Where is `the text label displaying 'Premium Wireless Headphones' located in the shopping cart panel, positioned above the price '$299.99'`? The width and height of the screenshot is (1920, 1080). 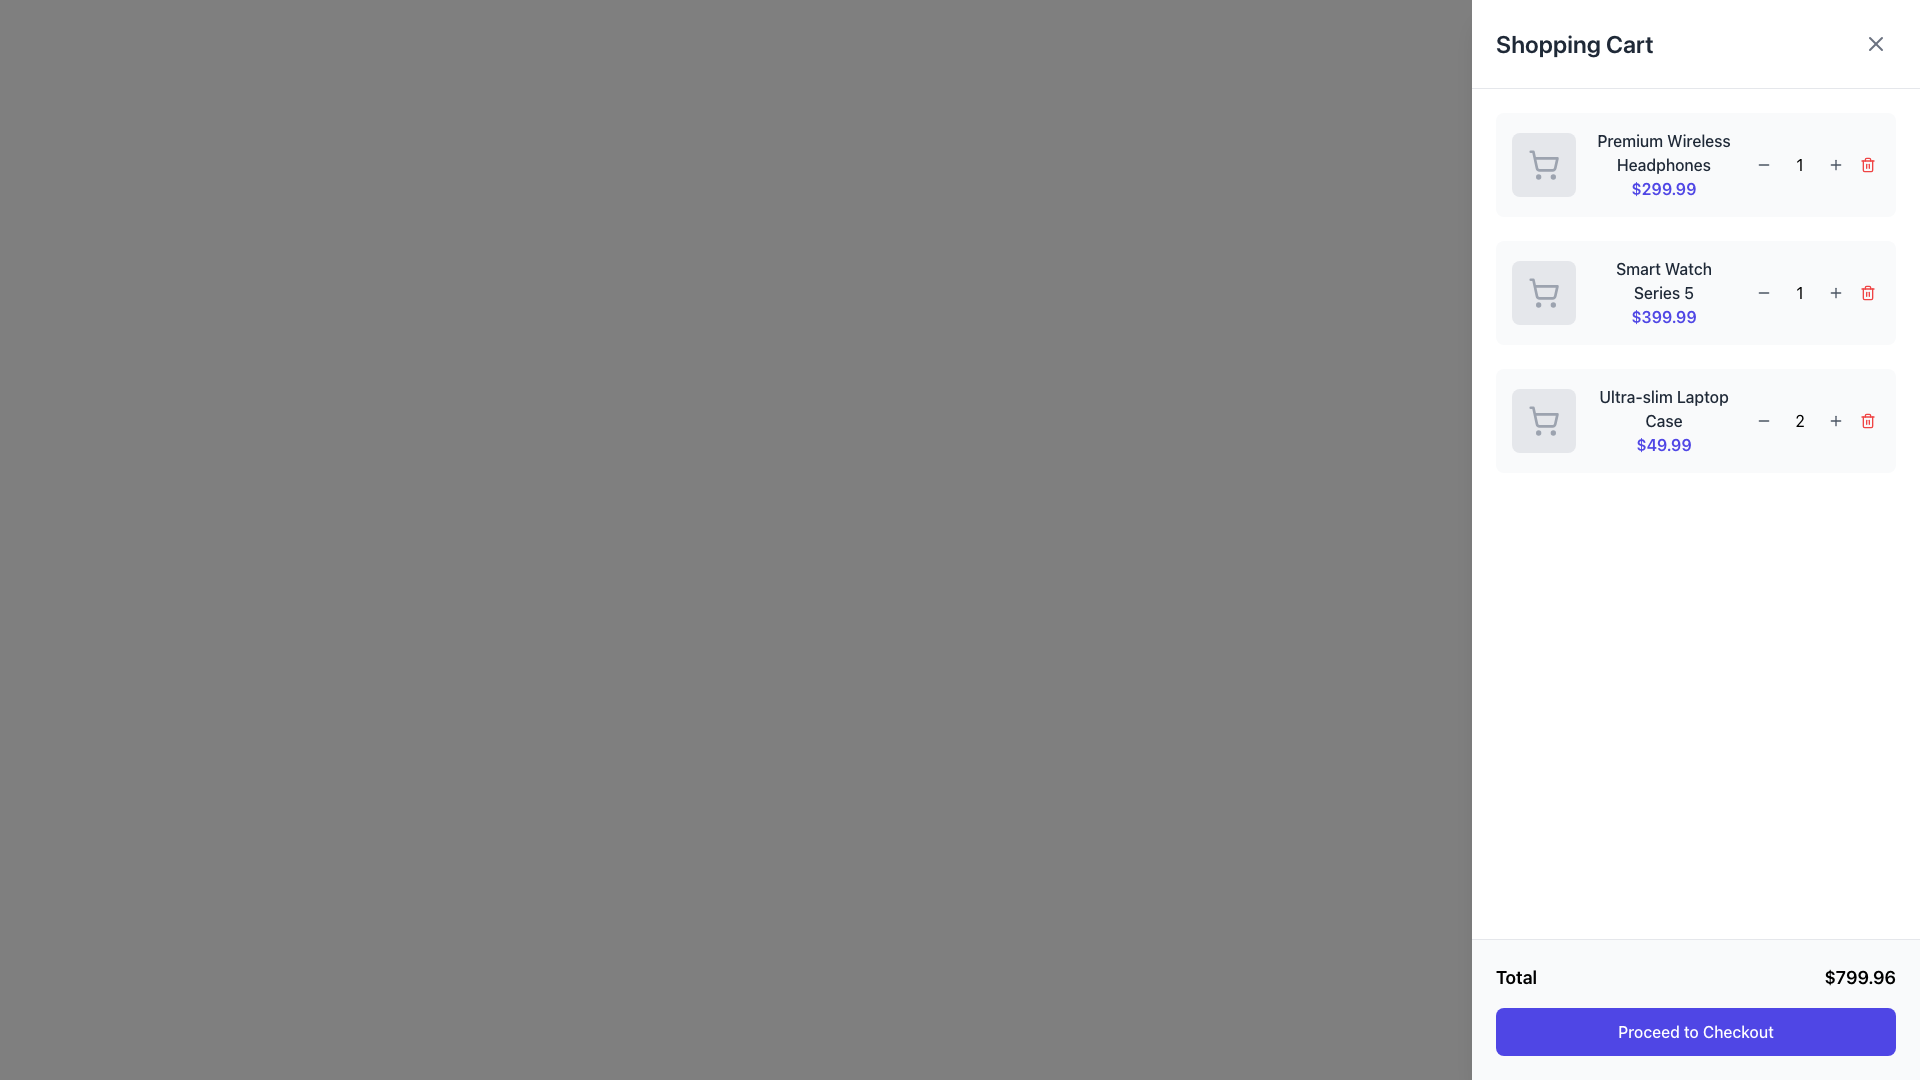 the text label displaying 'Premium Wireless Headphones' located in the shopping cart panel, positioned above the price '$299.99' is located at coordinates (1664, 152).